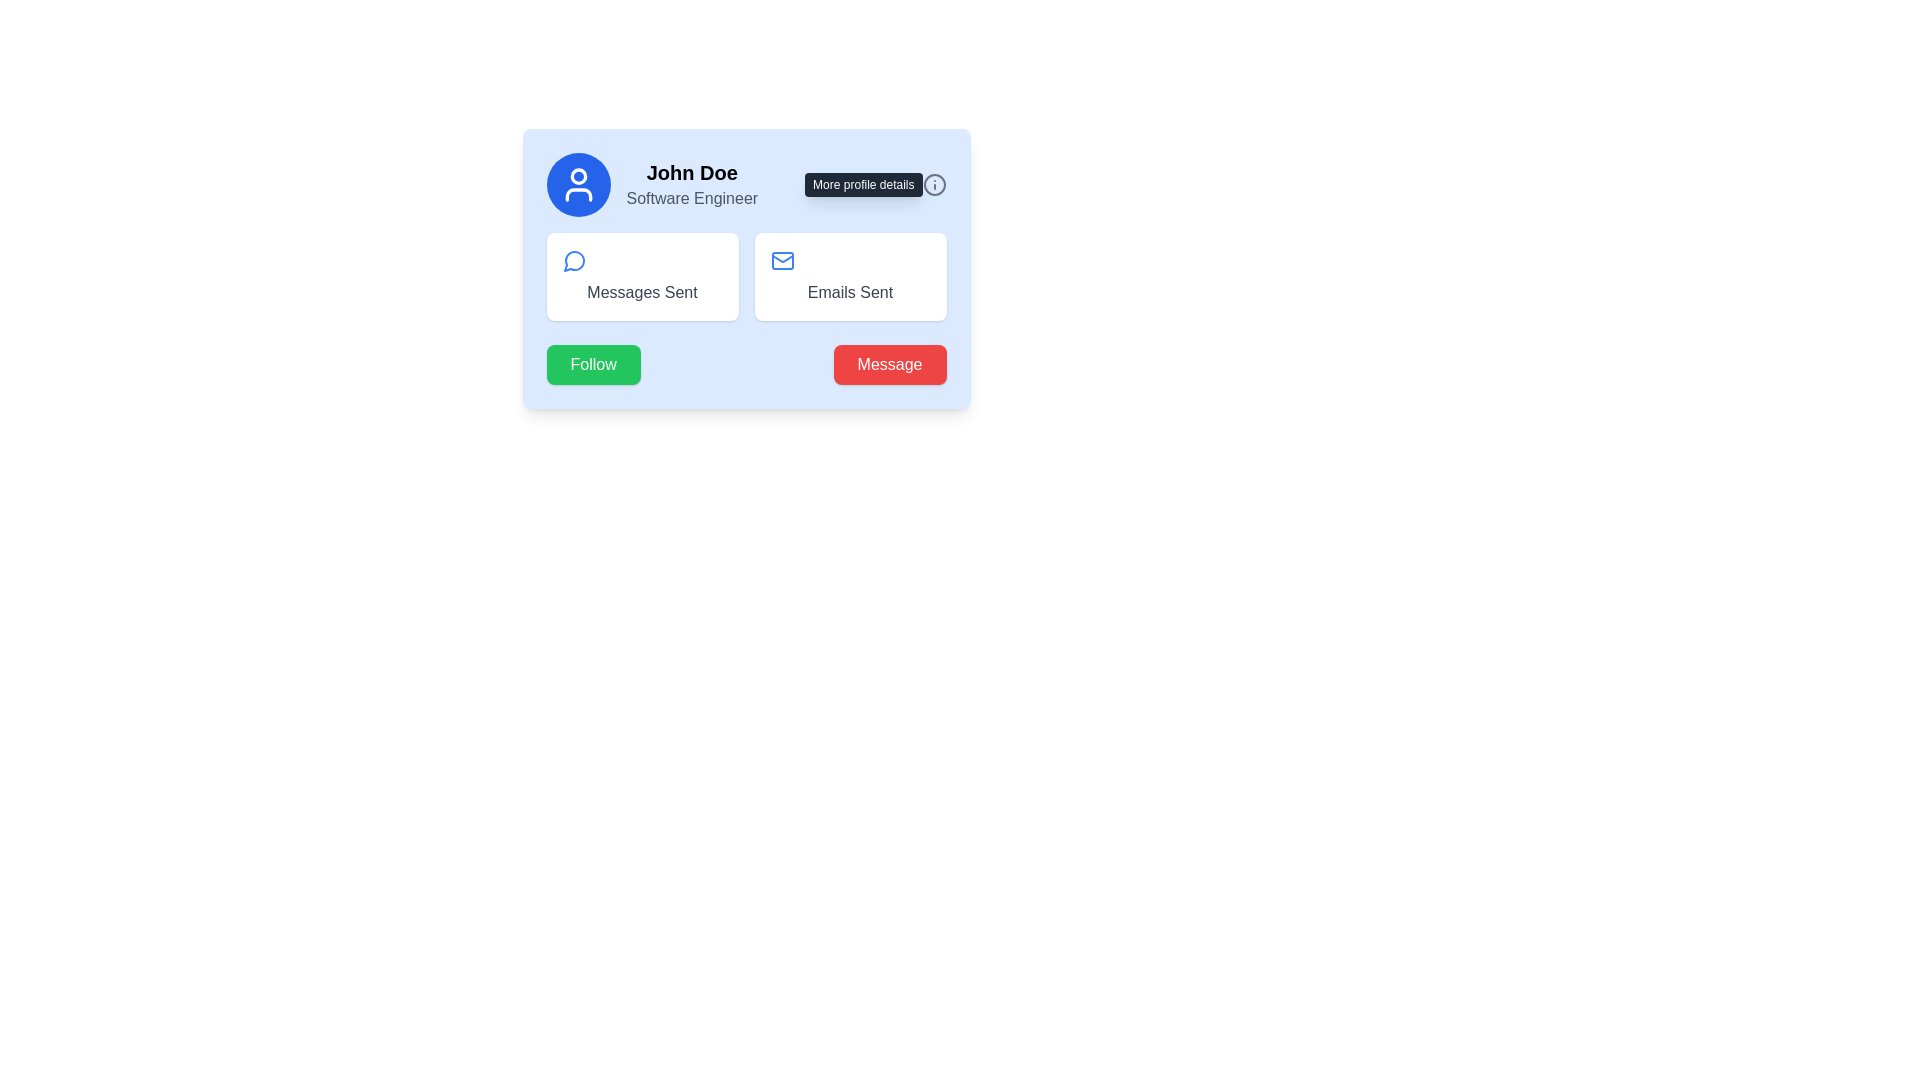 This screenshot has width=1920, height=1080. I want to click on the text label indicating the number of messages sent, which is located within a white rounded card under the chat bubble icon and to the left of the 'Emails Sent' card, so click(642, 293).